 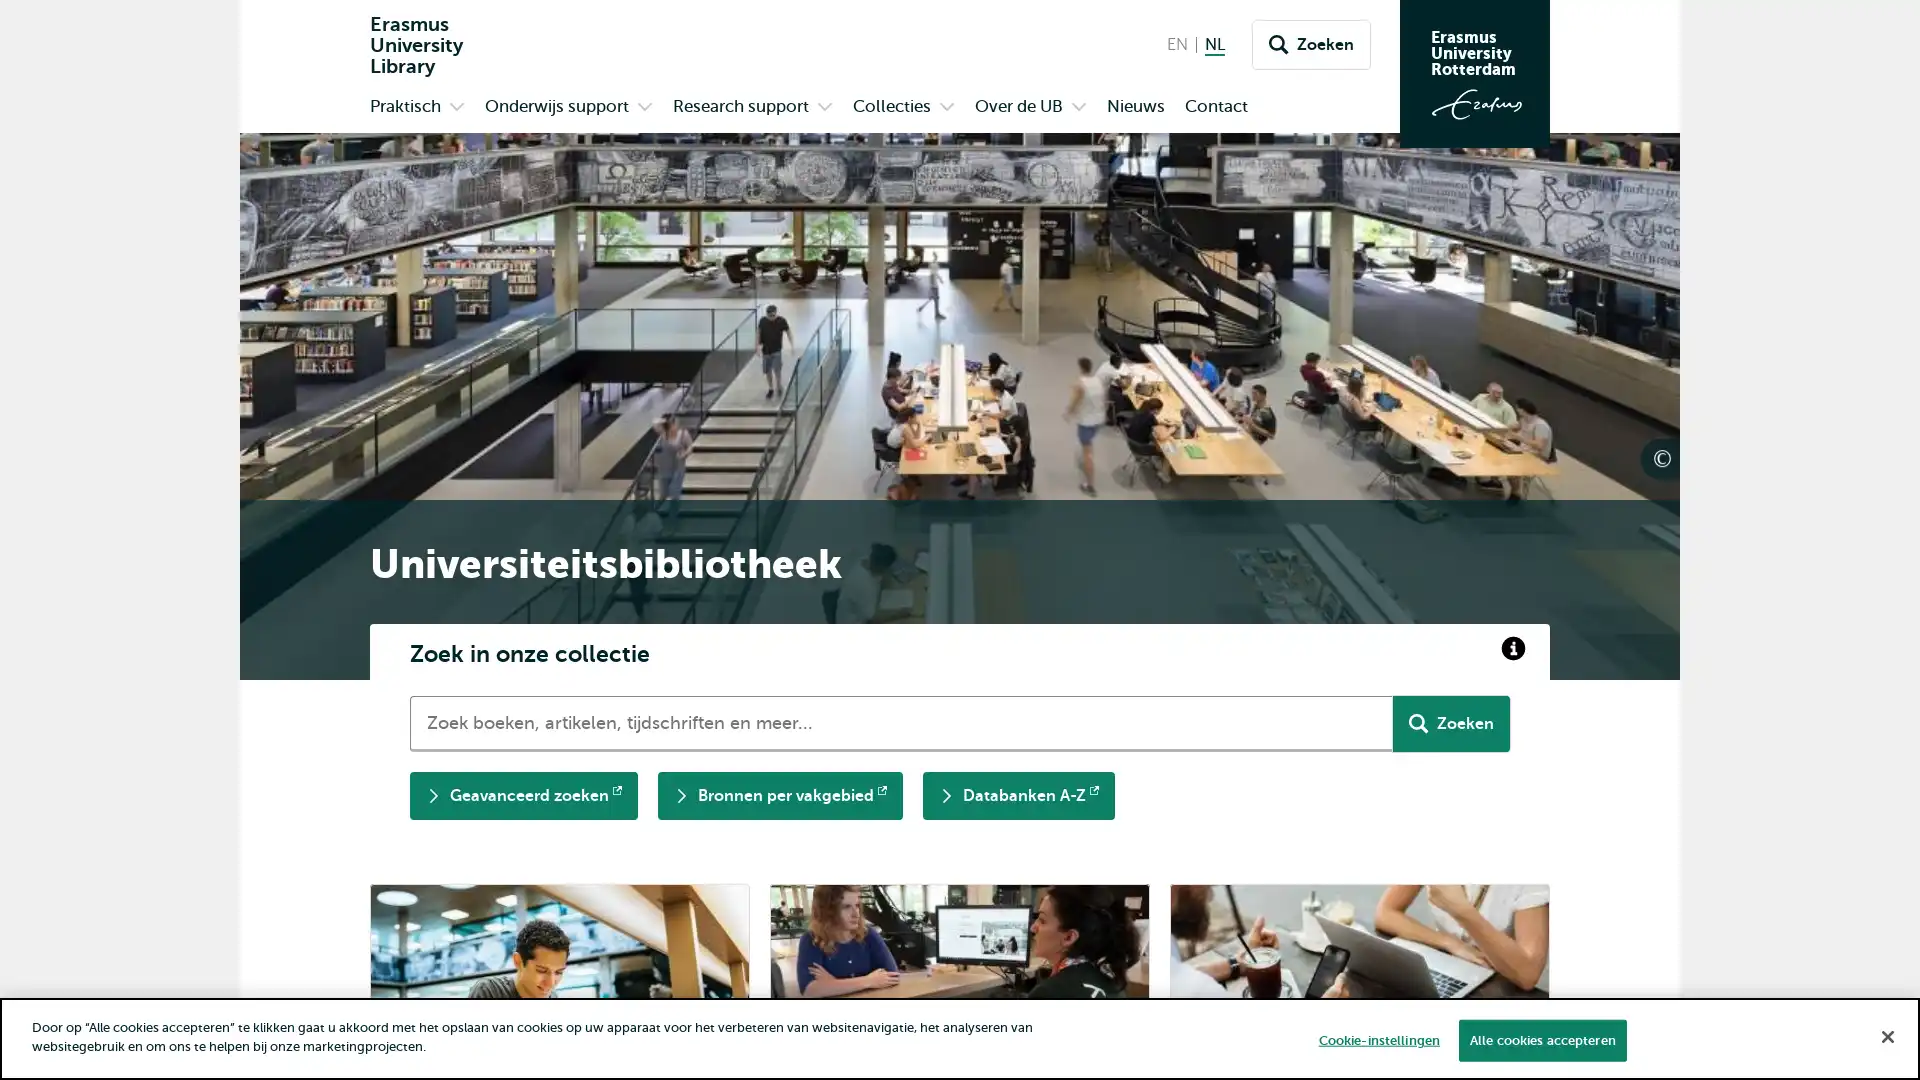 I want to click on Open submenu, so click(x=455, y=108).